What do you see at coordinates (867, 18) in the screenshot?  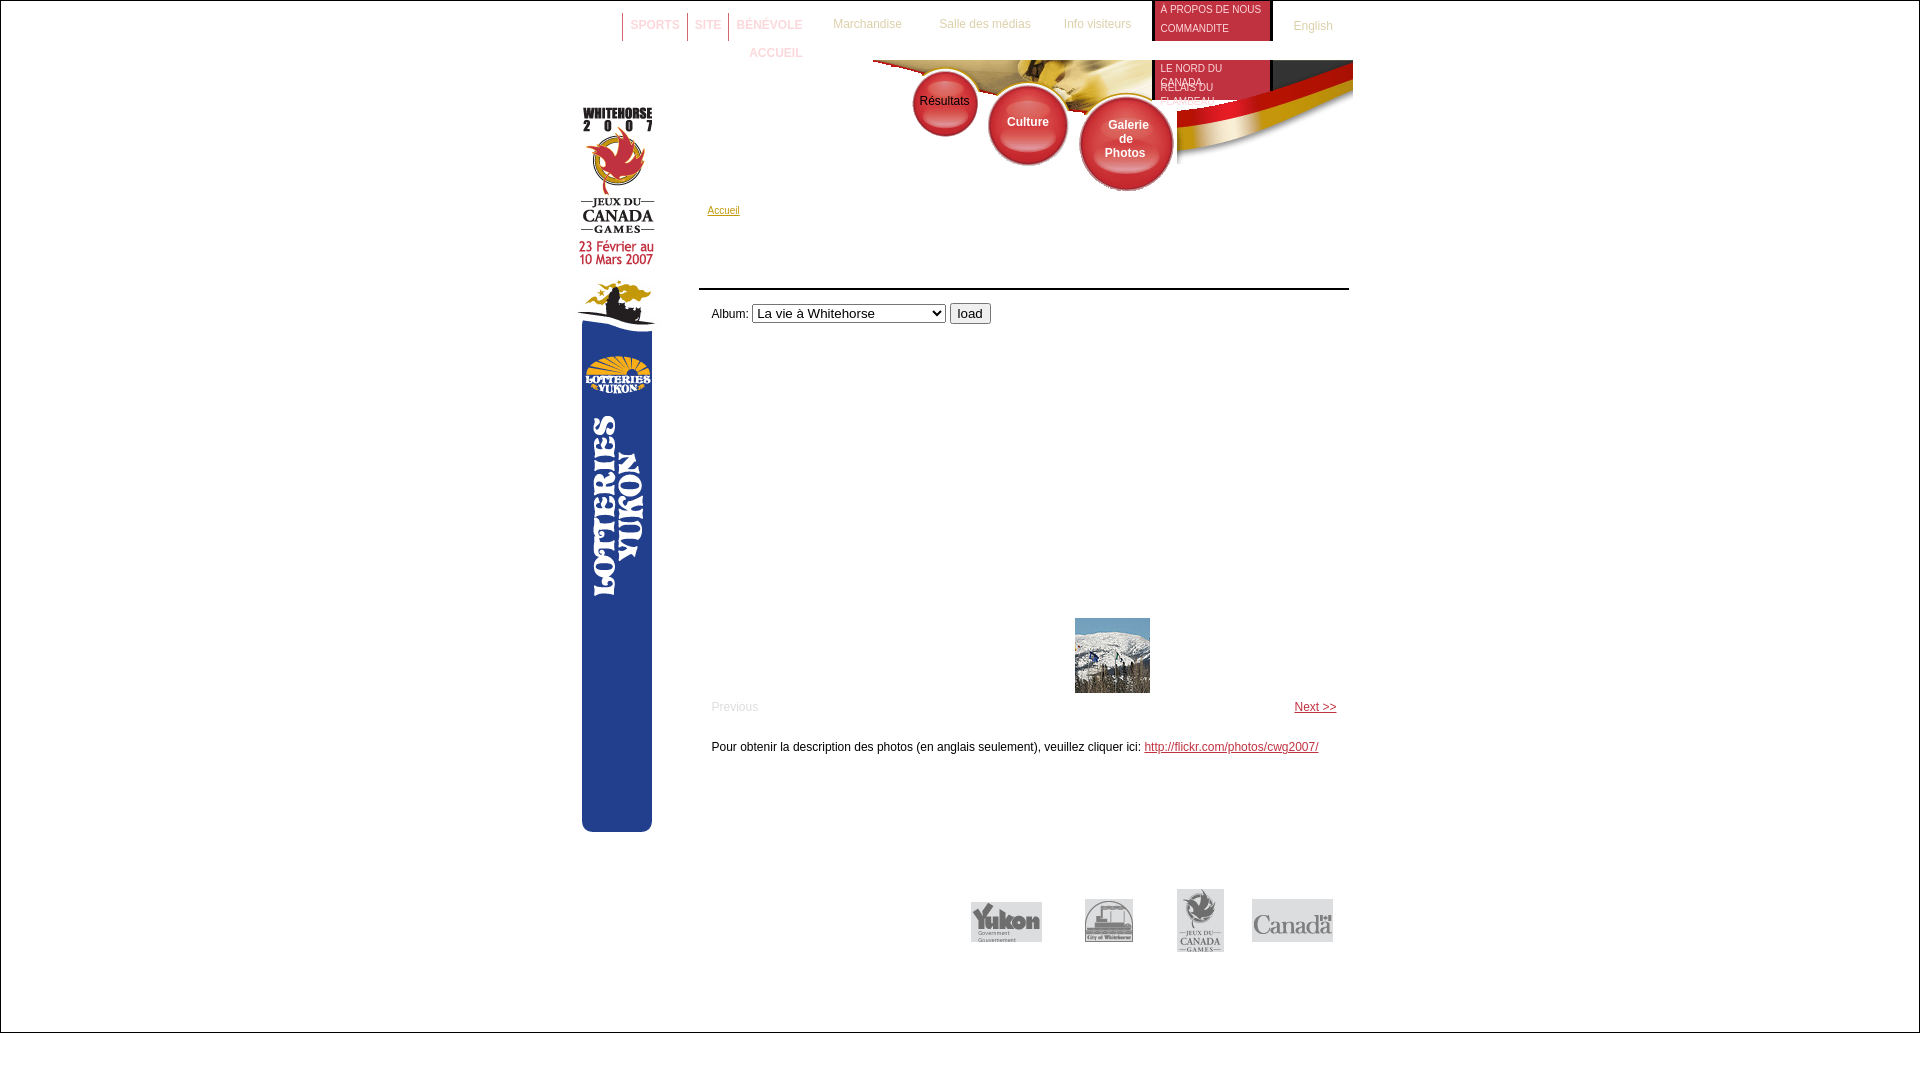 I see `'Marchandise'` at bounding box center [867, 18].